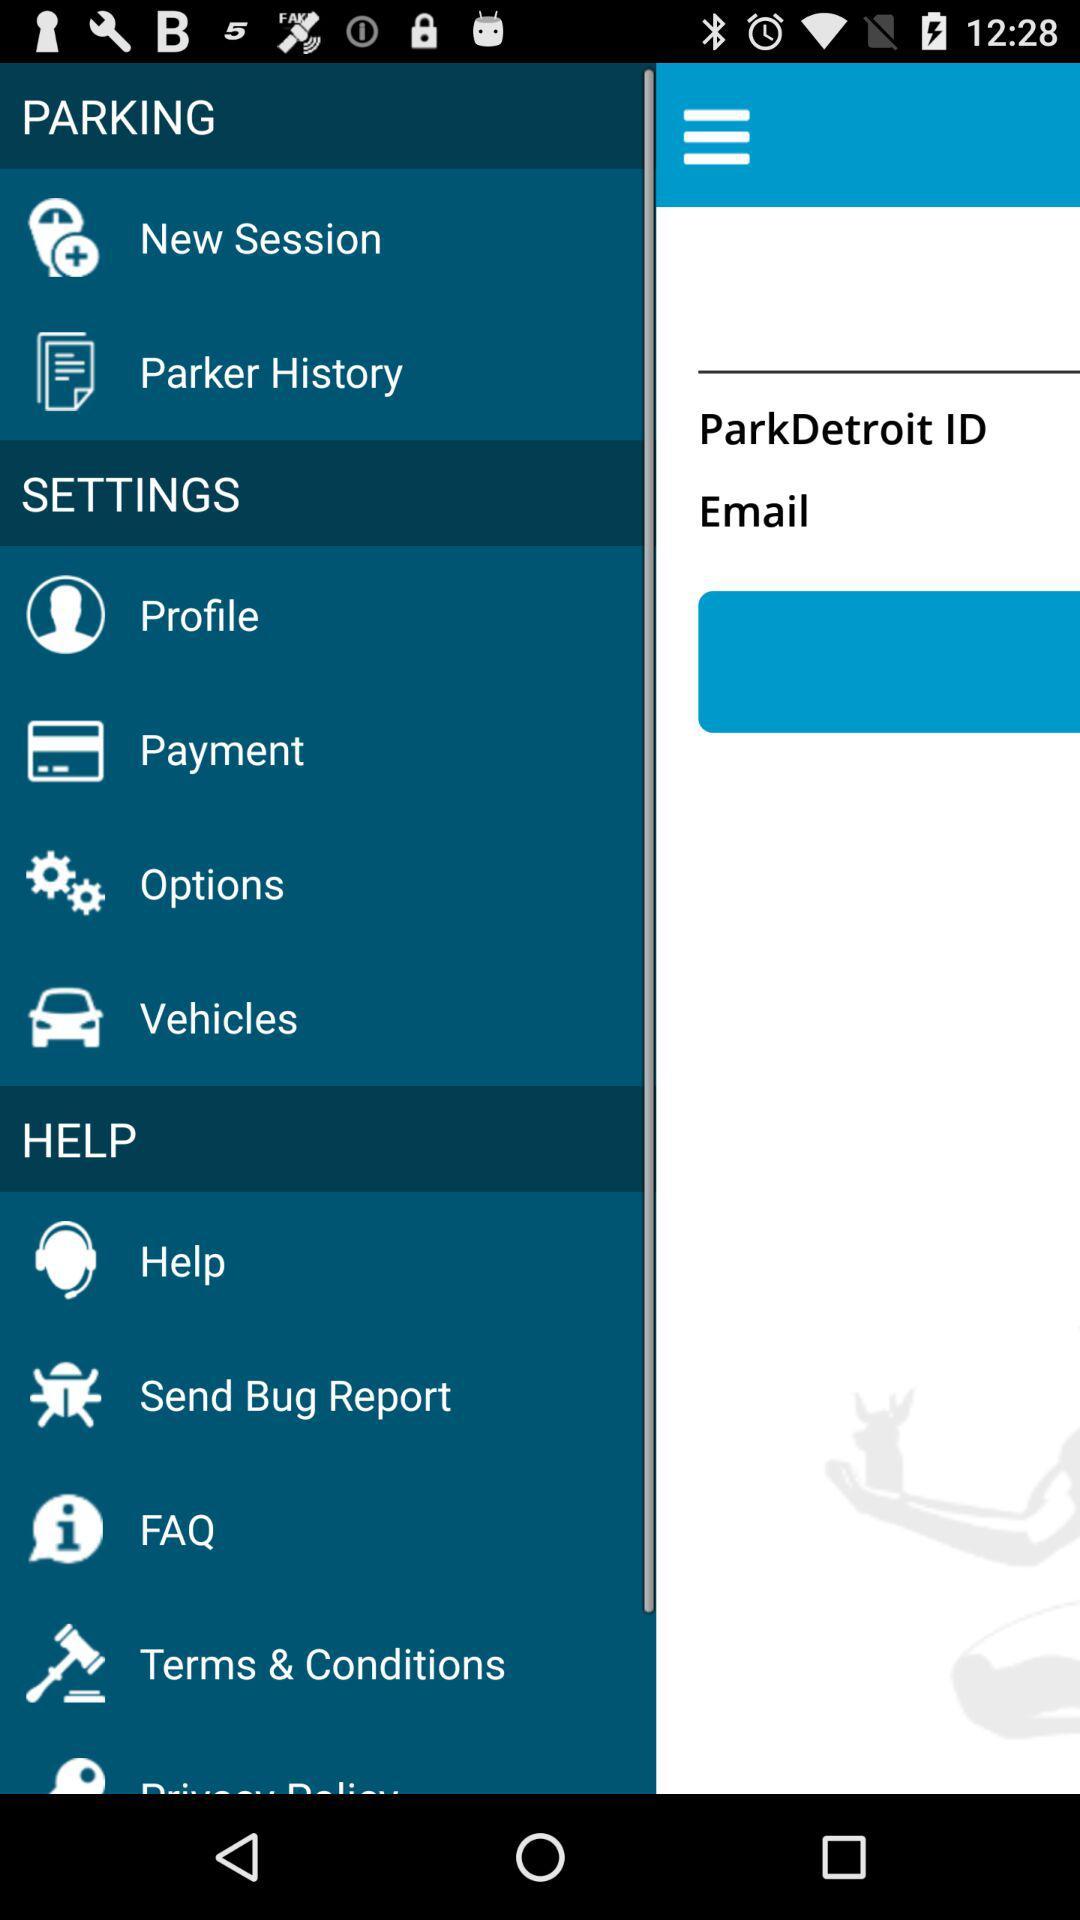 Image resolution: width=1080 pixels, height=1920 pixels. Describe the element at coordinates (295, 1393) in the screenshot. I see `send bug report` at that location.